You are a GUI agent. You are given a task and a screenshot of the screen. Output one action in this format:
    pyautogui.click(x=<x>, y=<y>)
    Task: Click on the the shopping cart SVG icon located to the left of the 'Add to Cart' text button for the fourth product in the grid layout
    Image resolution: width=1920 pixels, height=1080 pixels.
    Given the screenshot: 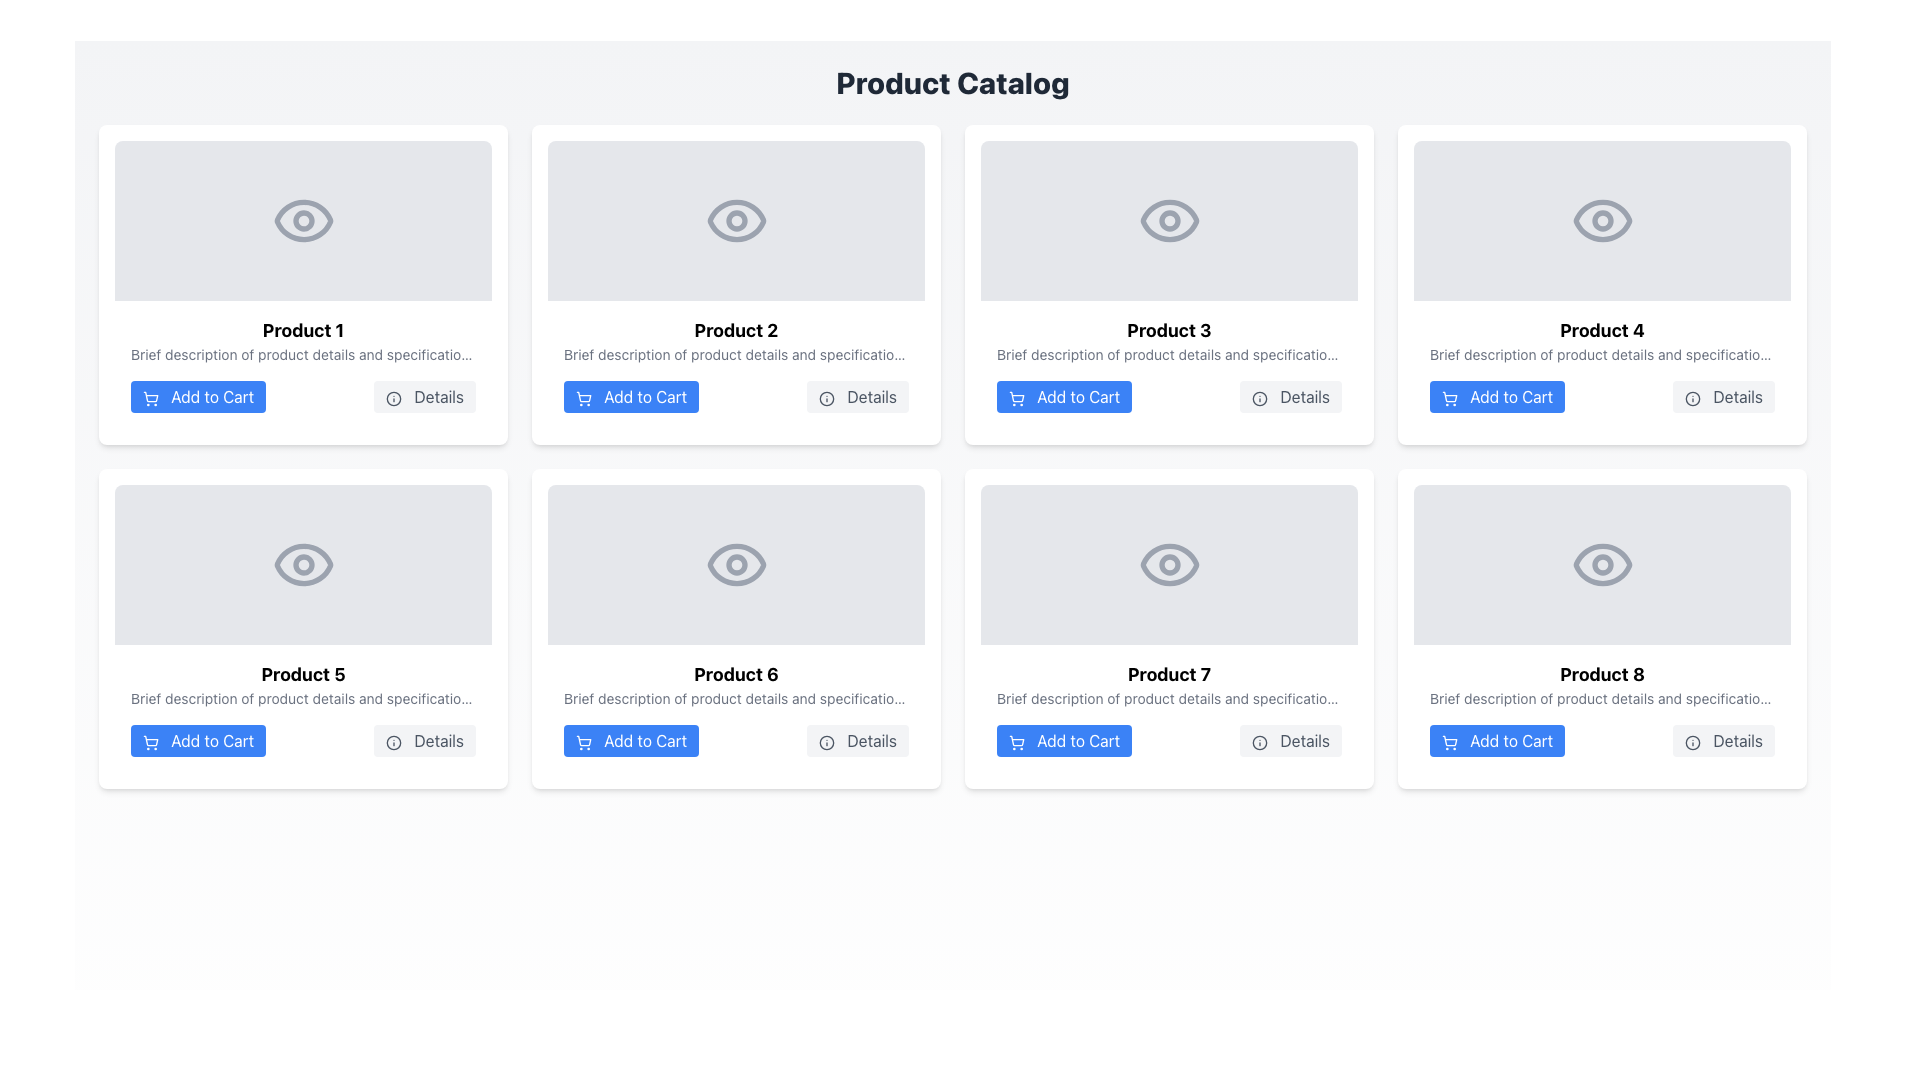 What is the action you would take?
    pyautogui.click(x=1449, y=397)
    